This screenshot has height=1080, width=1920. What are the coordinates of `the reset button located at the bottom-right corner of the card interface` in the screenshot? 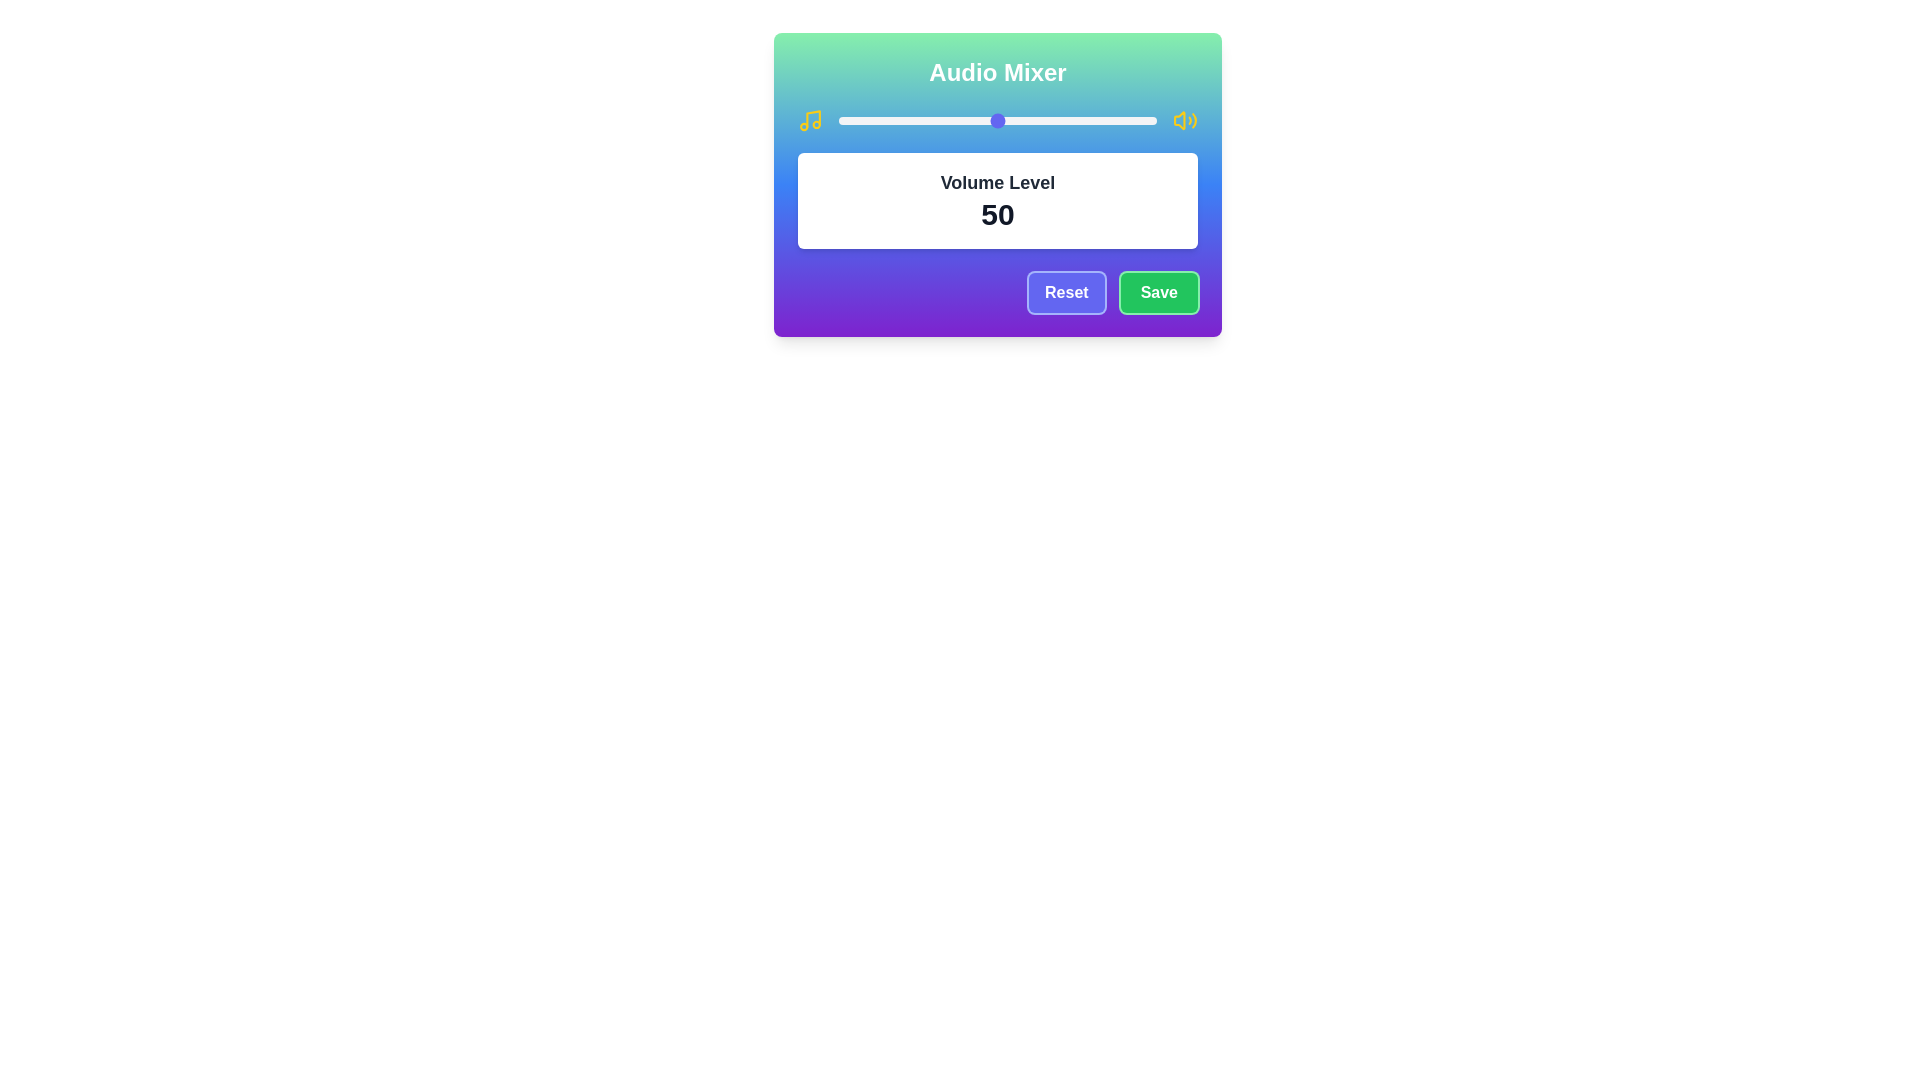 It's located at (1065, 293).